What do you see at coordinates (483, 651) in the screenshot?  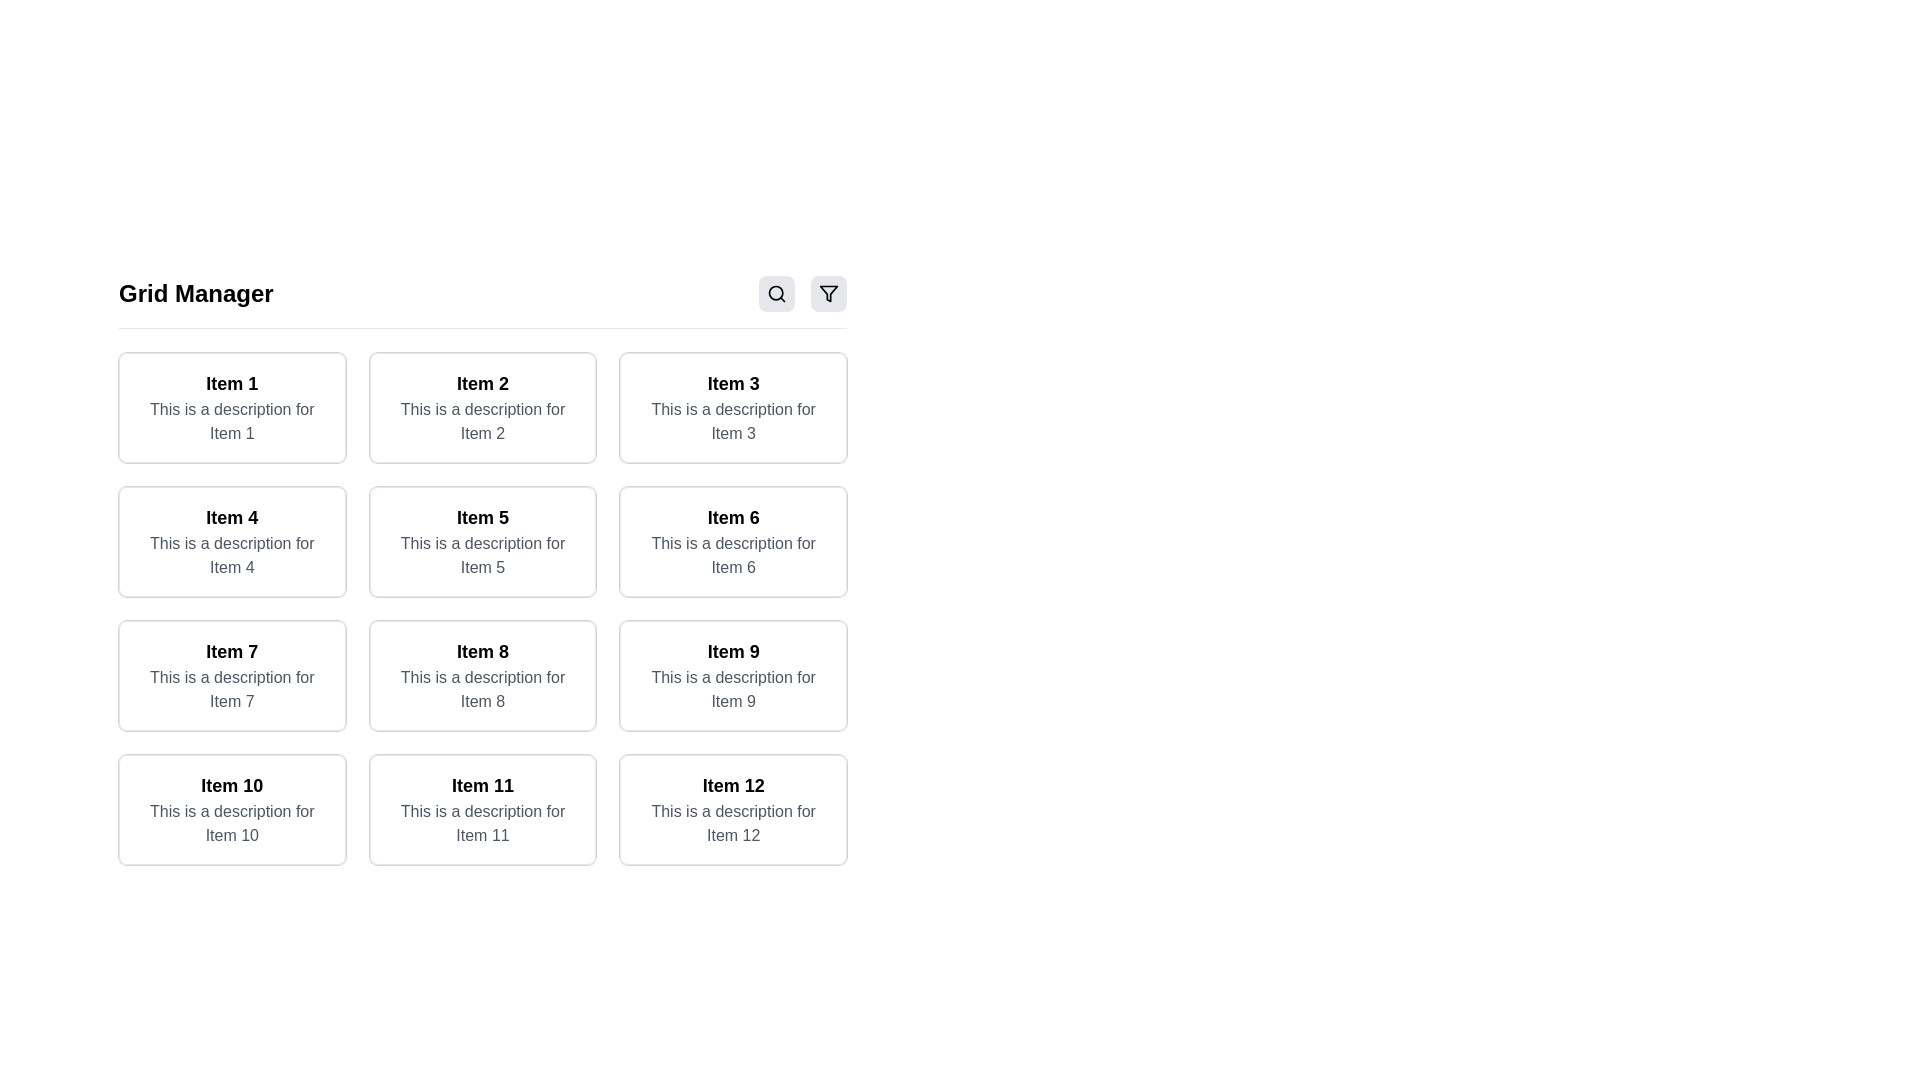 I see `the text label that identifies the grid item as 'Item 8', which is located in the third row, second column of a 4x3 grid layout` at bounding box center [483, 651].